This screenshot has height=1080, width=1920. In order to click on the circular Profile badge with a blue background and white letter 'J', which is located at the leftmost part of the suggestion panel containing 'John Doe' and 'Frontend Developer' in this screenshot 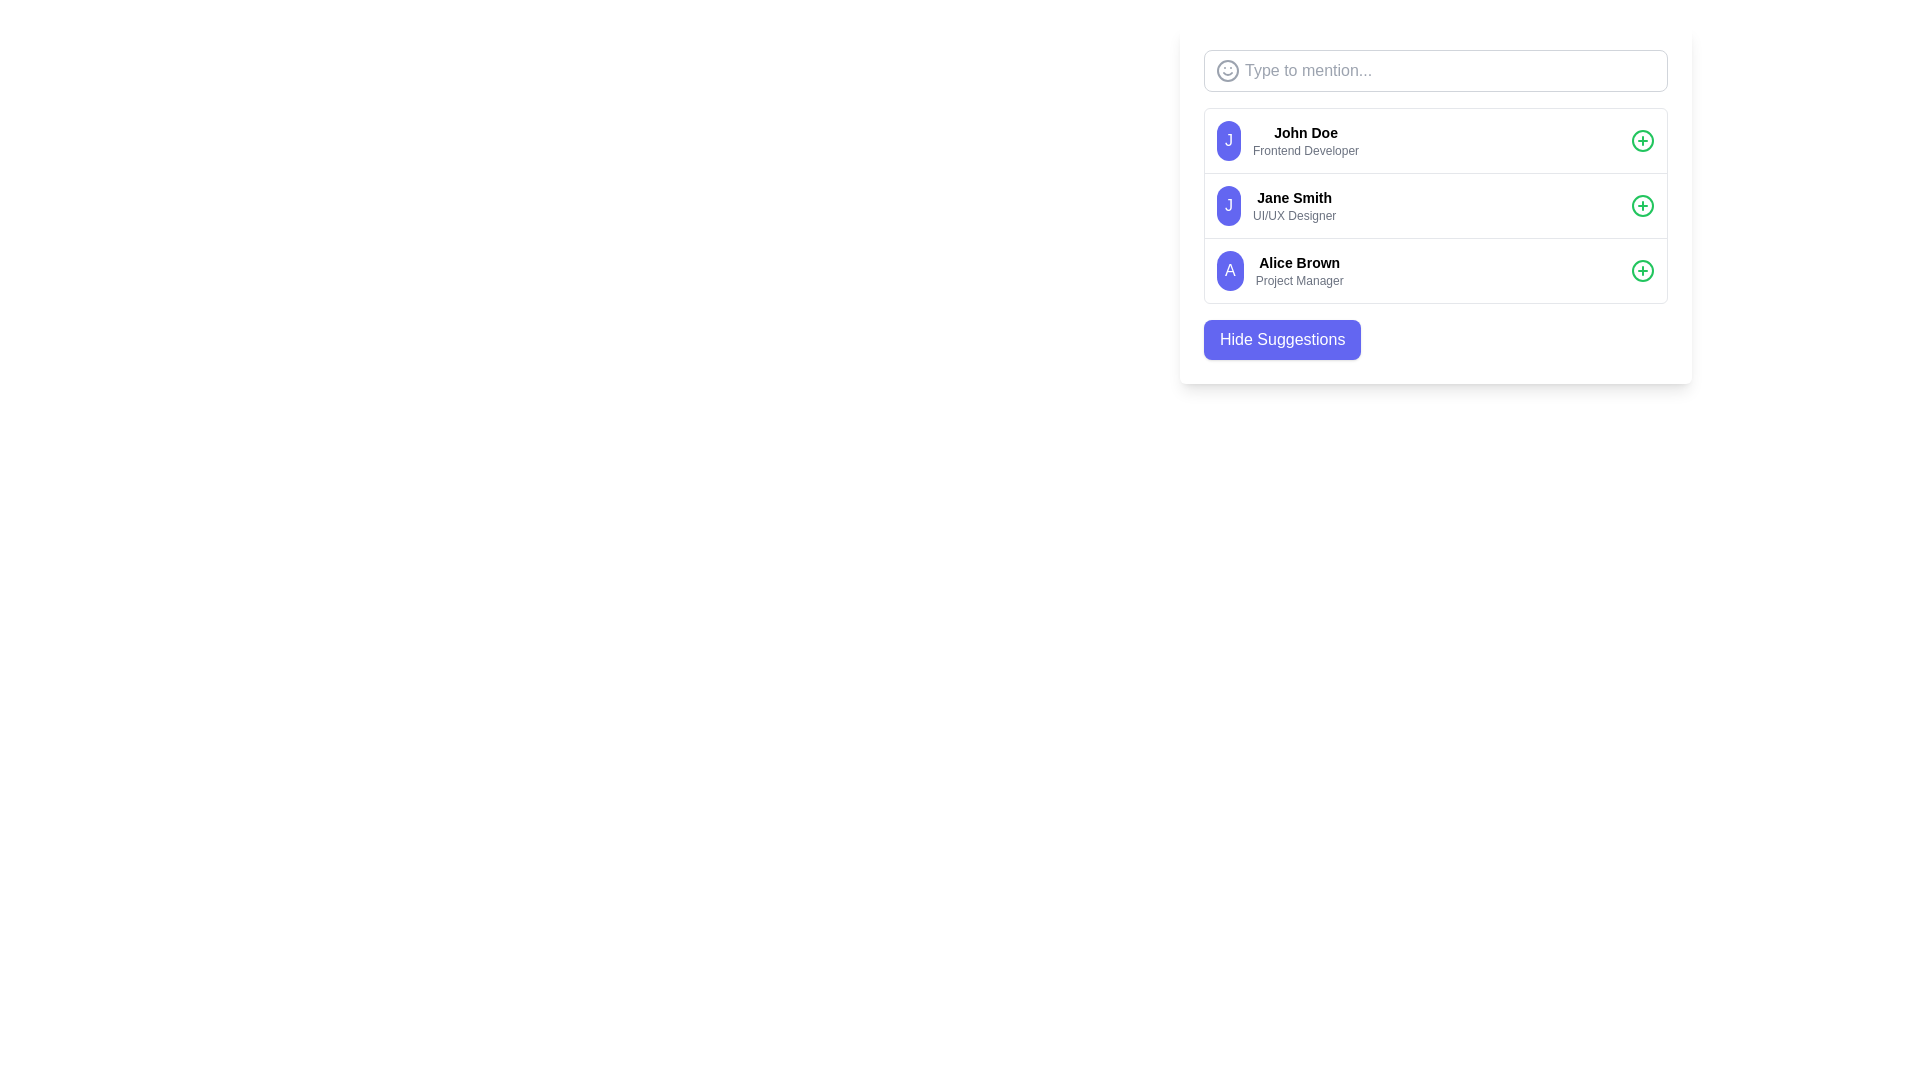, I will do `click(1227, 140)`.